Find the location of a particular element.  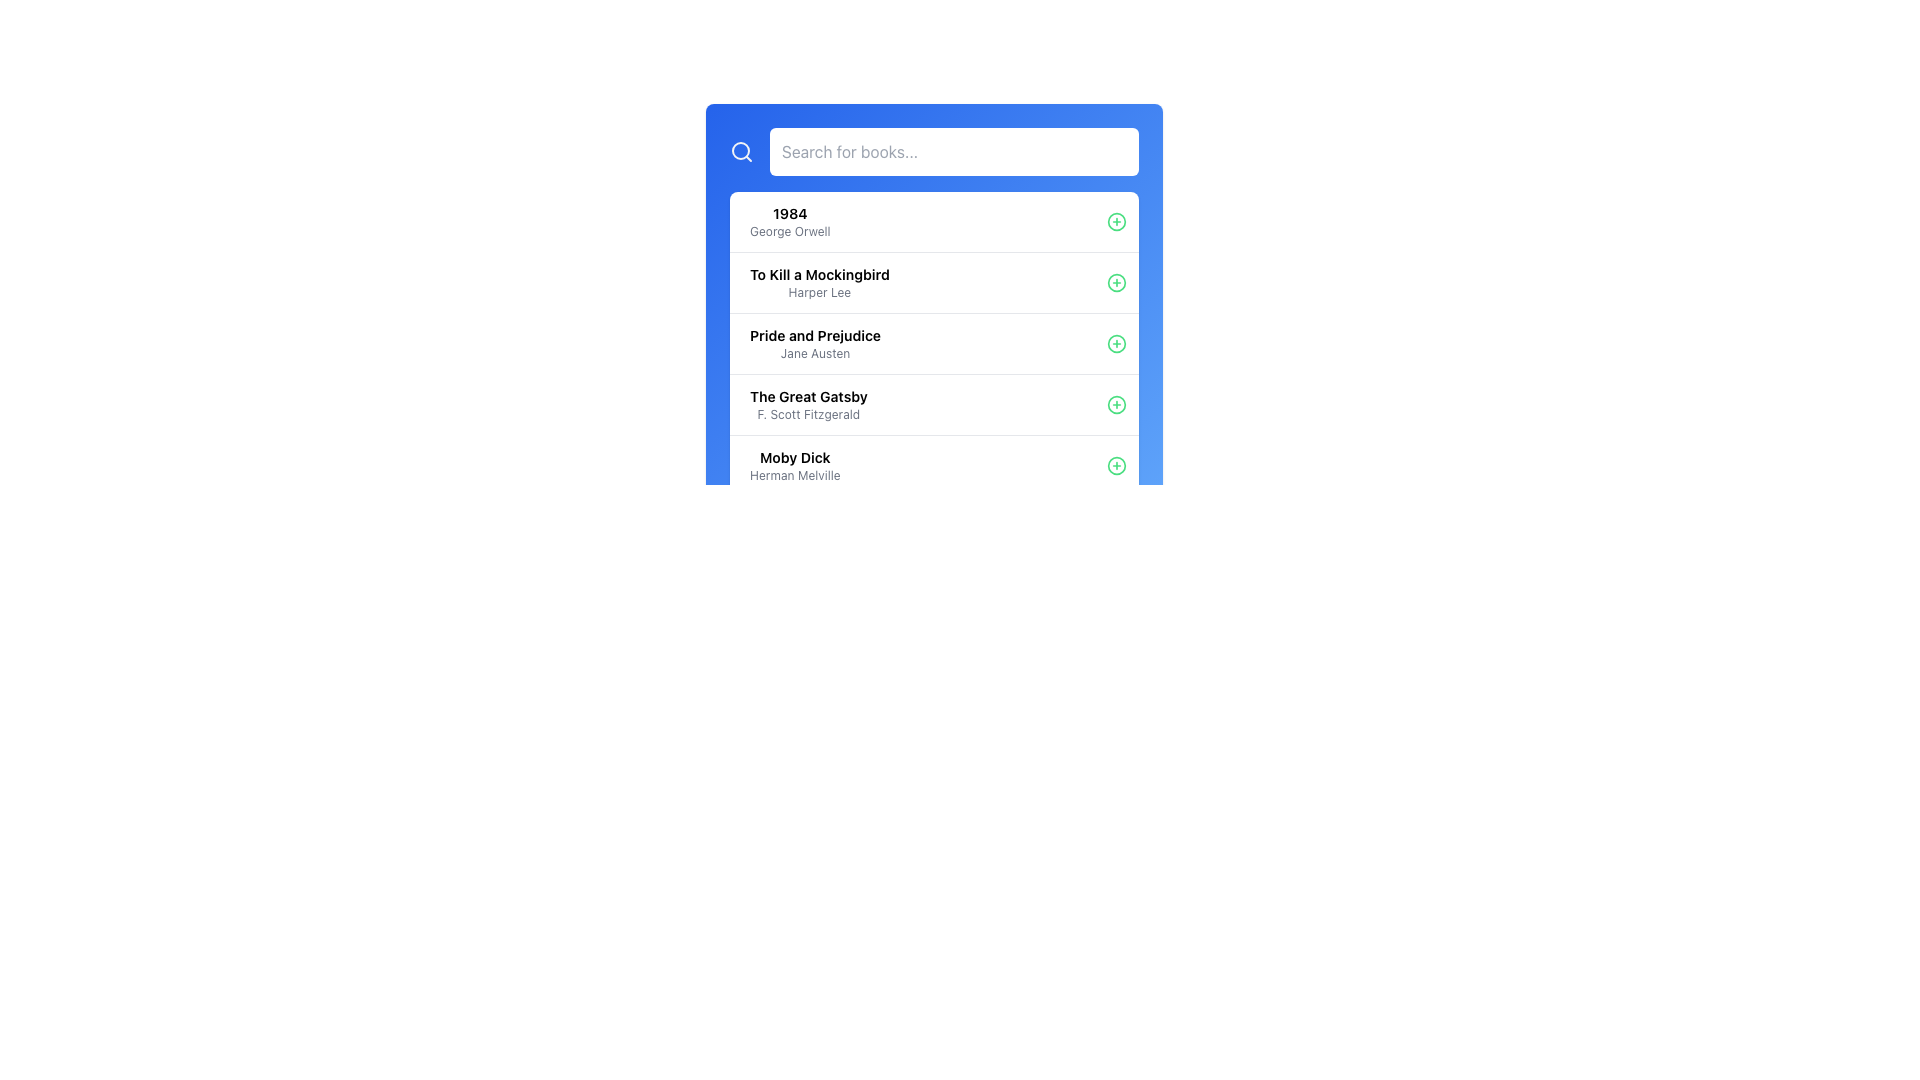

the green action button is located at coordinates (1116, 466).